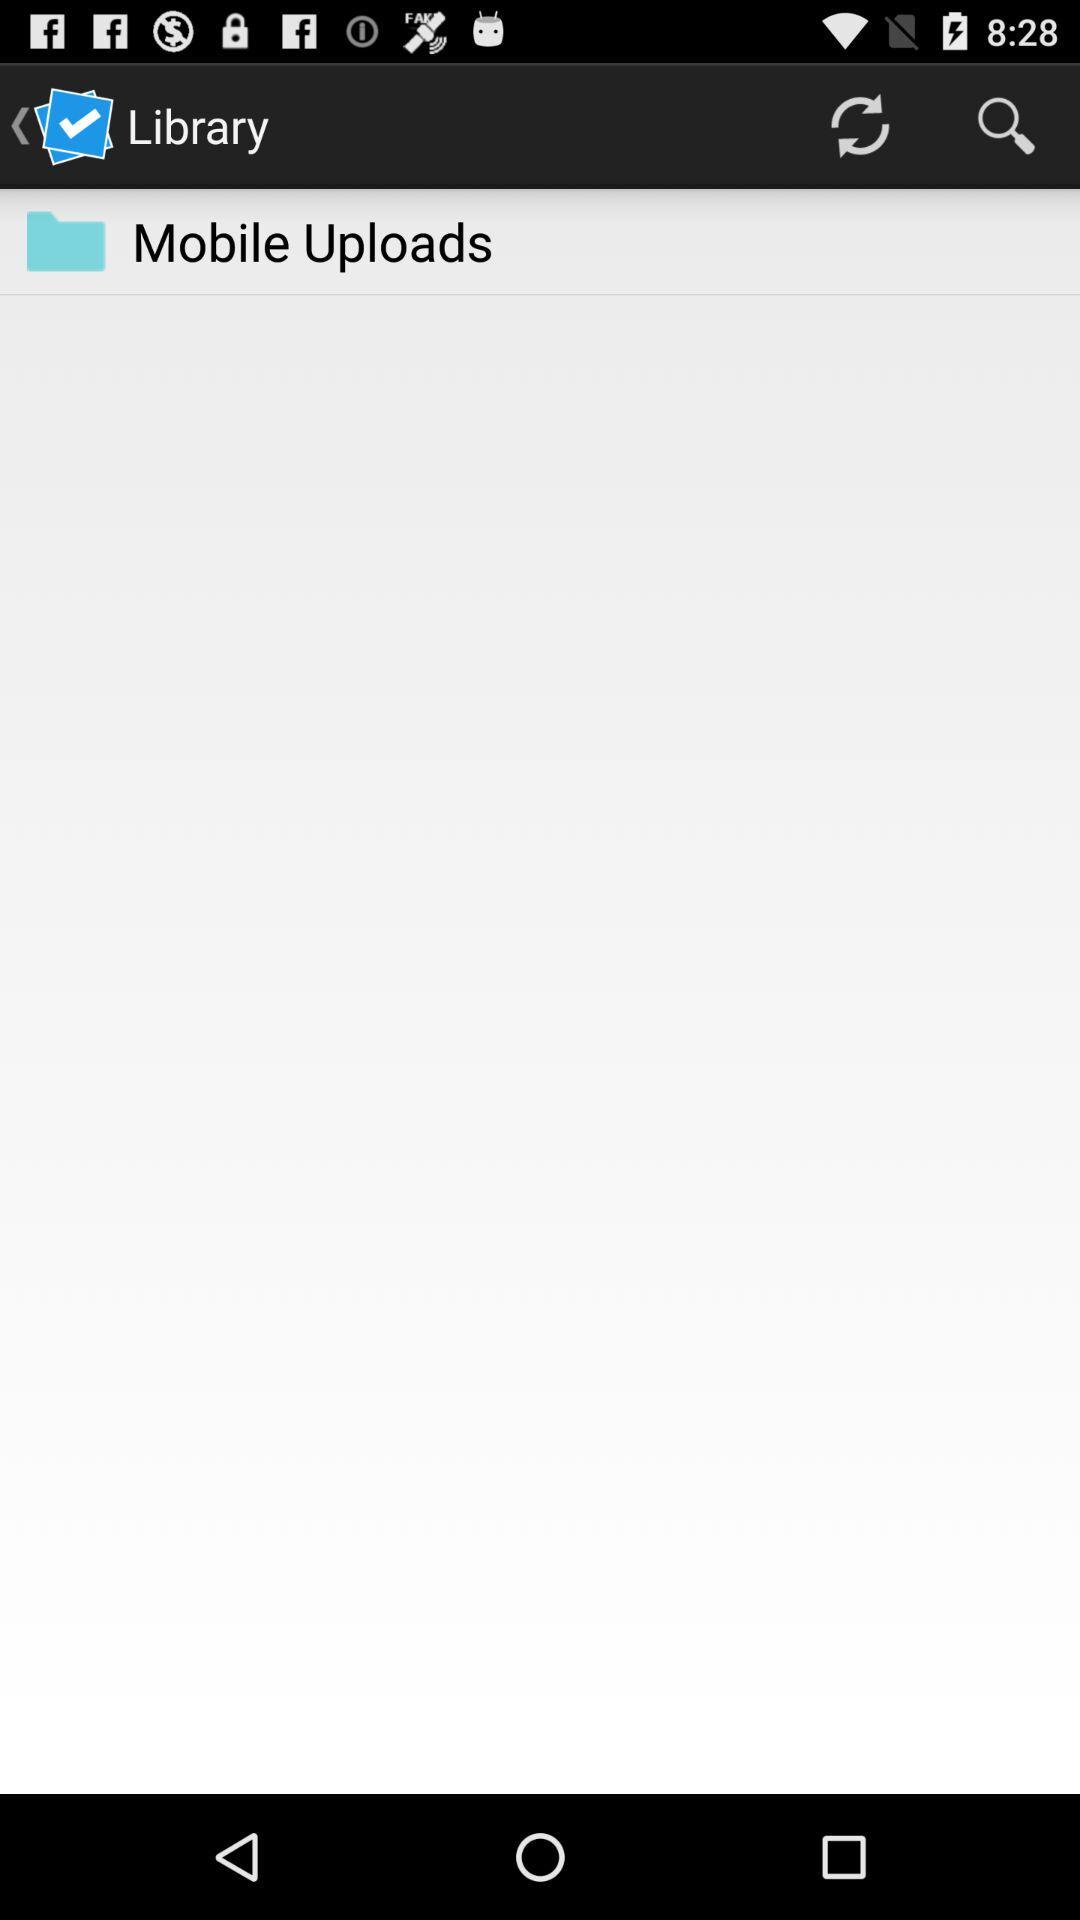 The image size is (1080, 1920). Describe the element at coordinates (65, 240) in the screenshot. I see `app next to mobile uploads` at that location.